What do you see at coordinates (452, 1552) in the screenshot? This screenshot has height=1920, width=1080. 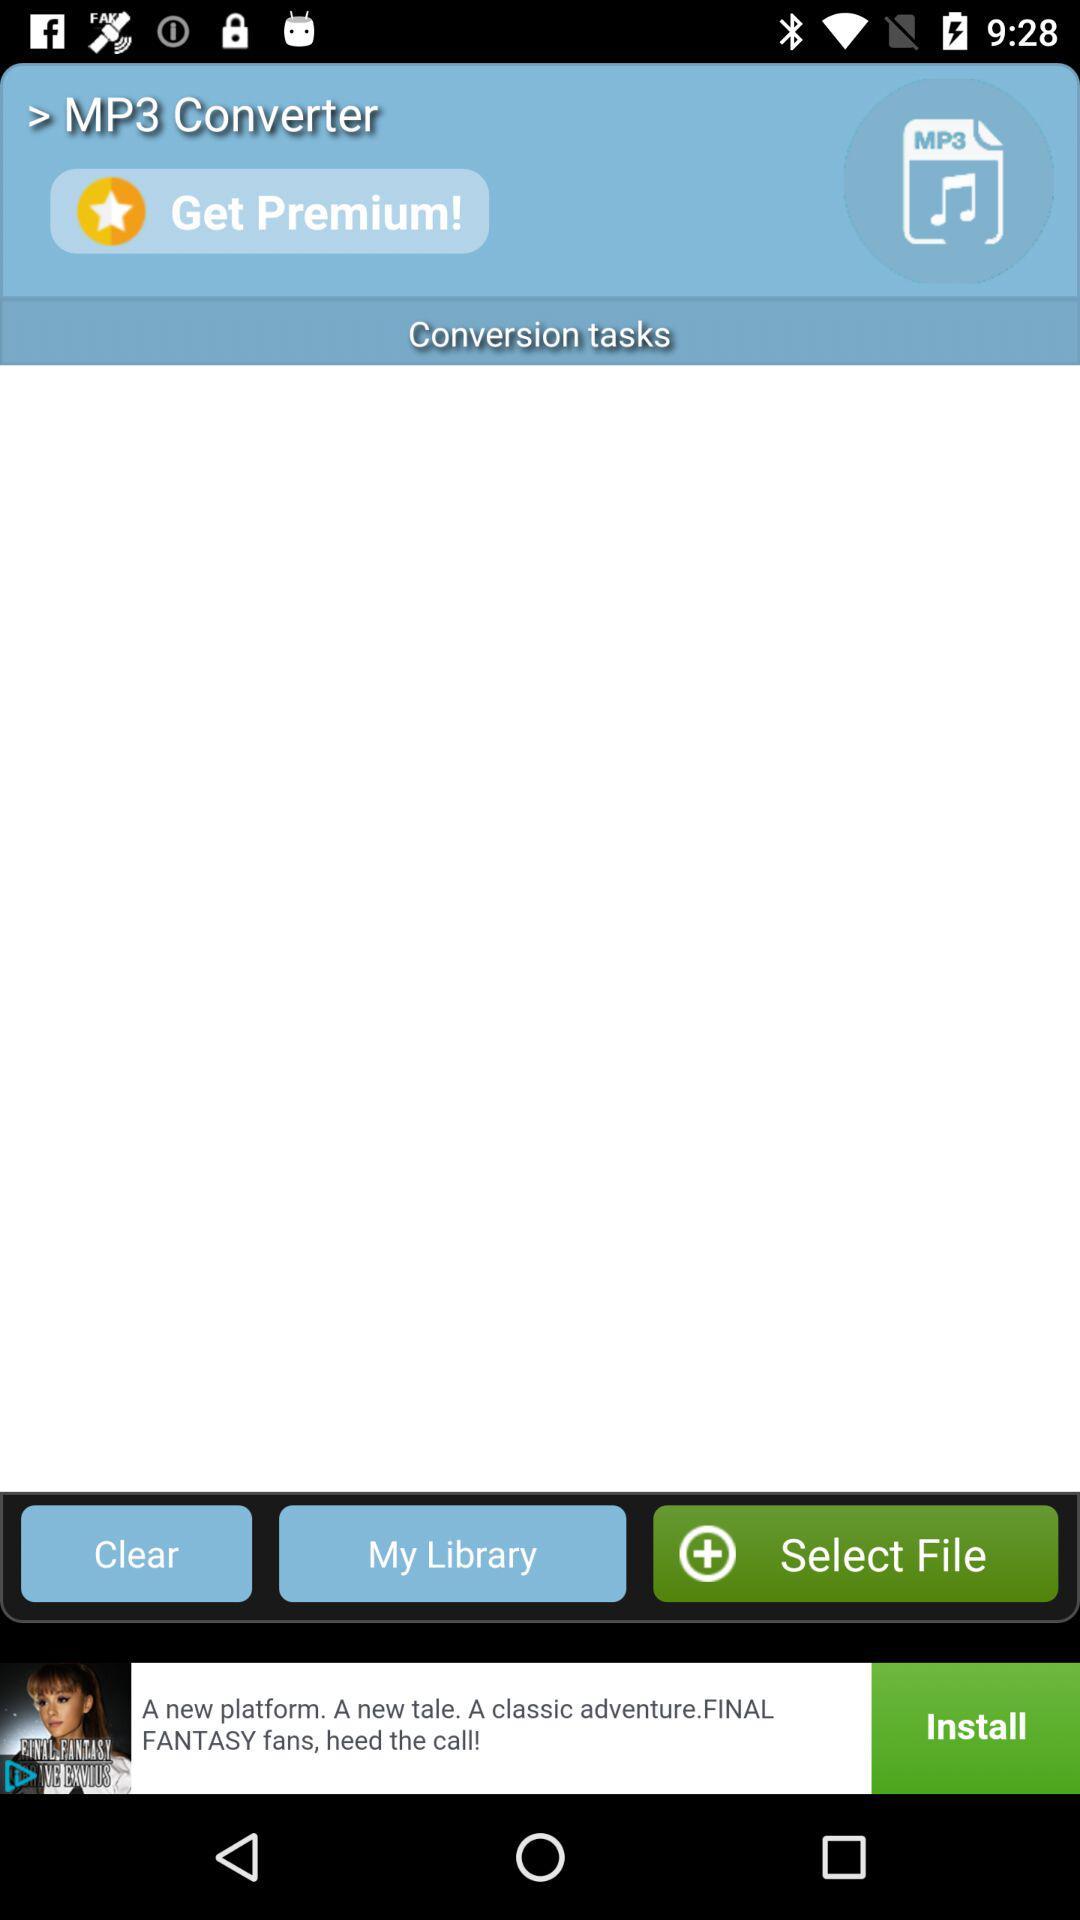 I see `icon to the left of select file item` at bounding box center [452, 1552].